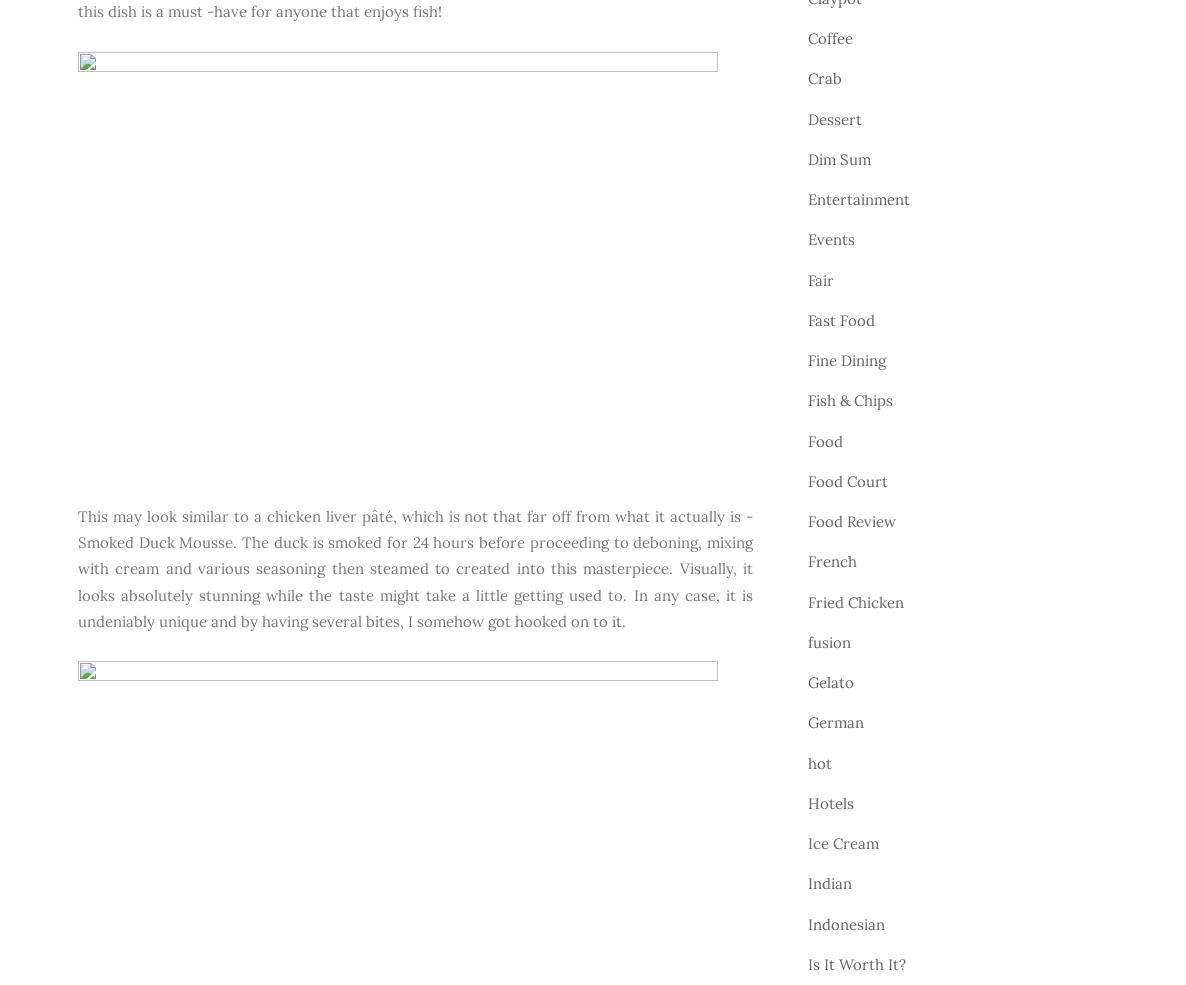 This screenshot has height=985, width=1186. What do you see at coordinates (835, 722) in the screenshot?
I see `'German'` at bounding box center [835, 722].